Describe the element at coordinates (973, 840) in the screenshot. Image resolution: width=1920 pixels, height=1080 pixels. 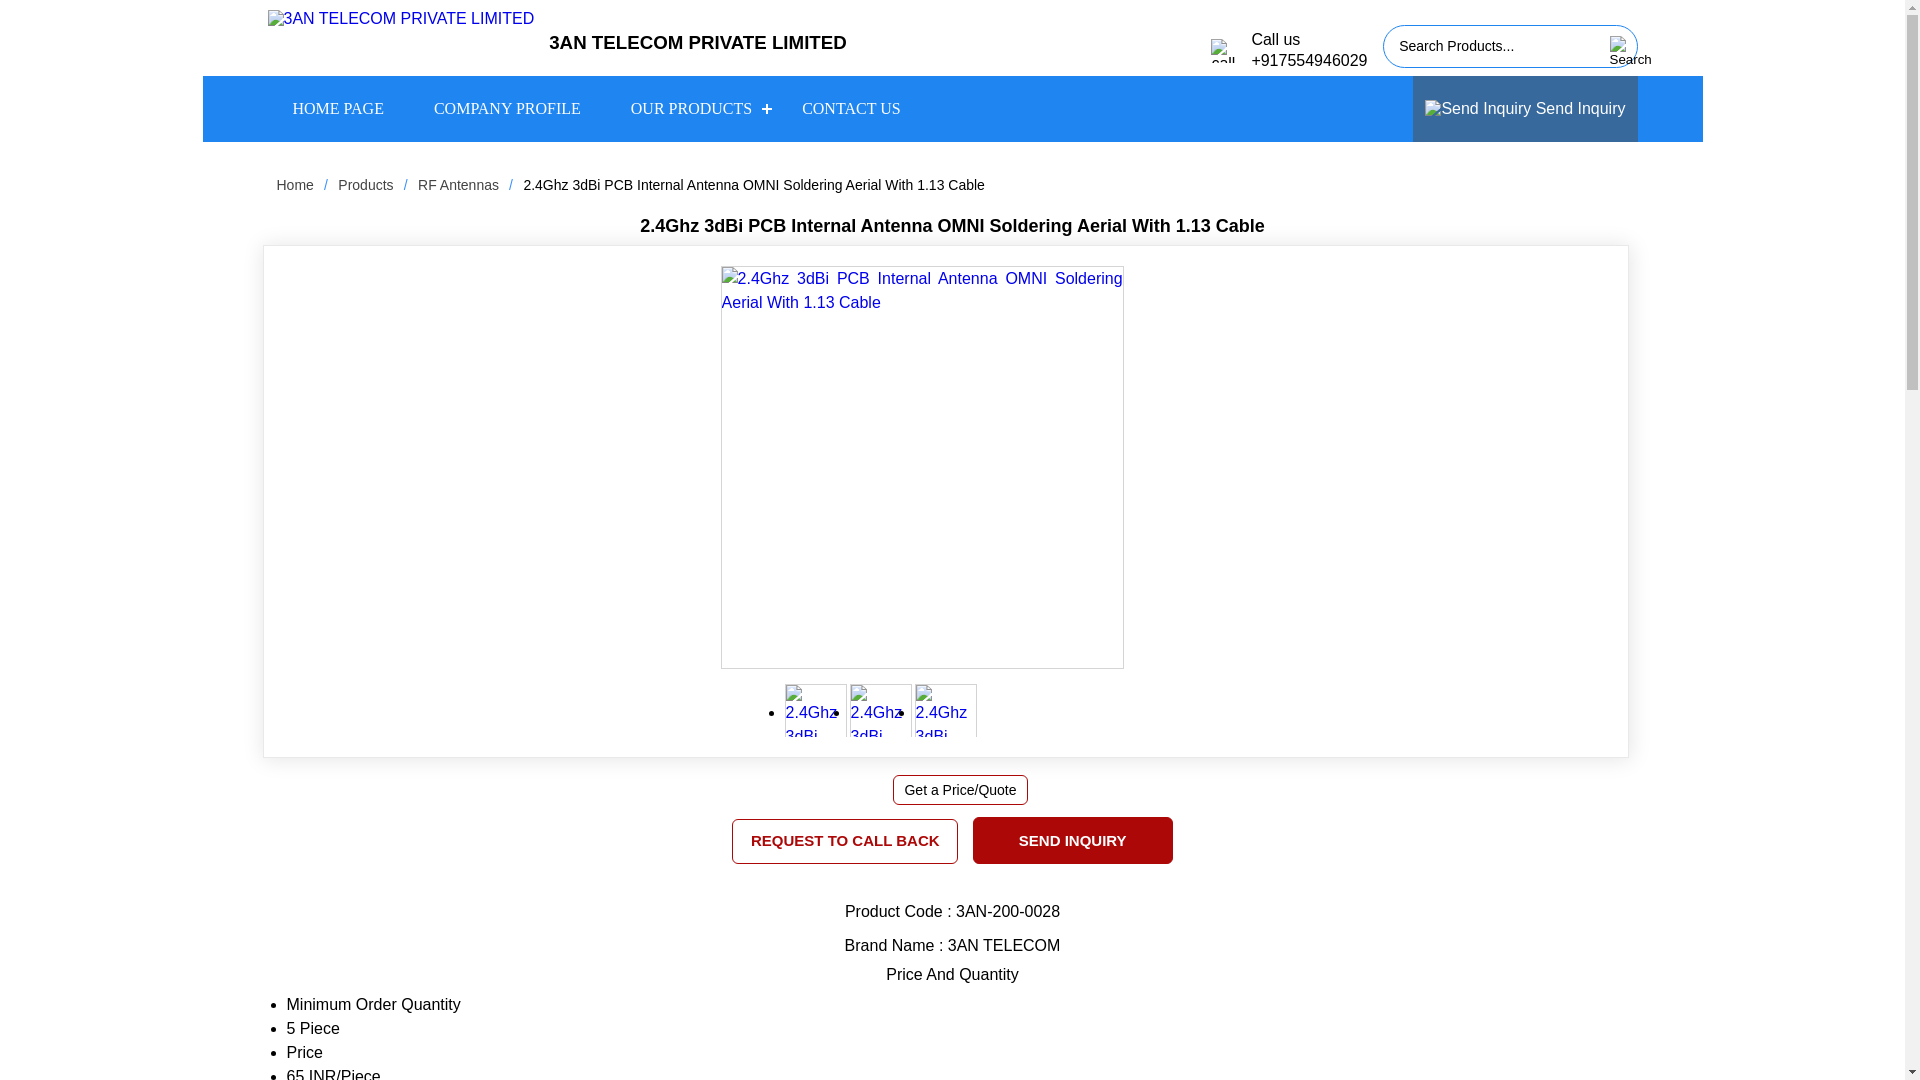
I see `'SEND INQUIRY'` at that location.